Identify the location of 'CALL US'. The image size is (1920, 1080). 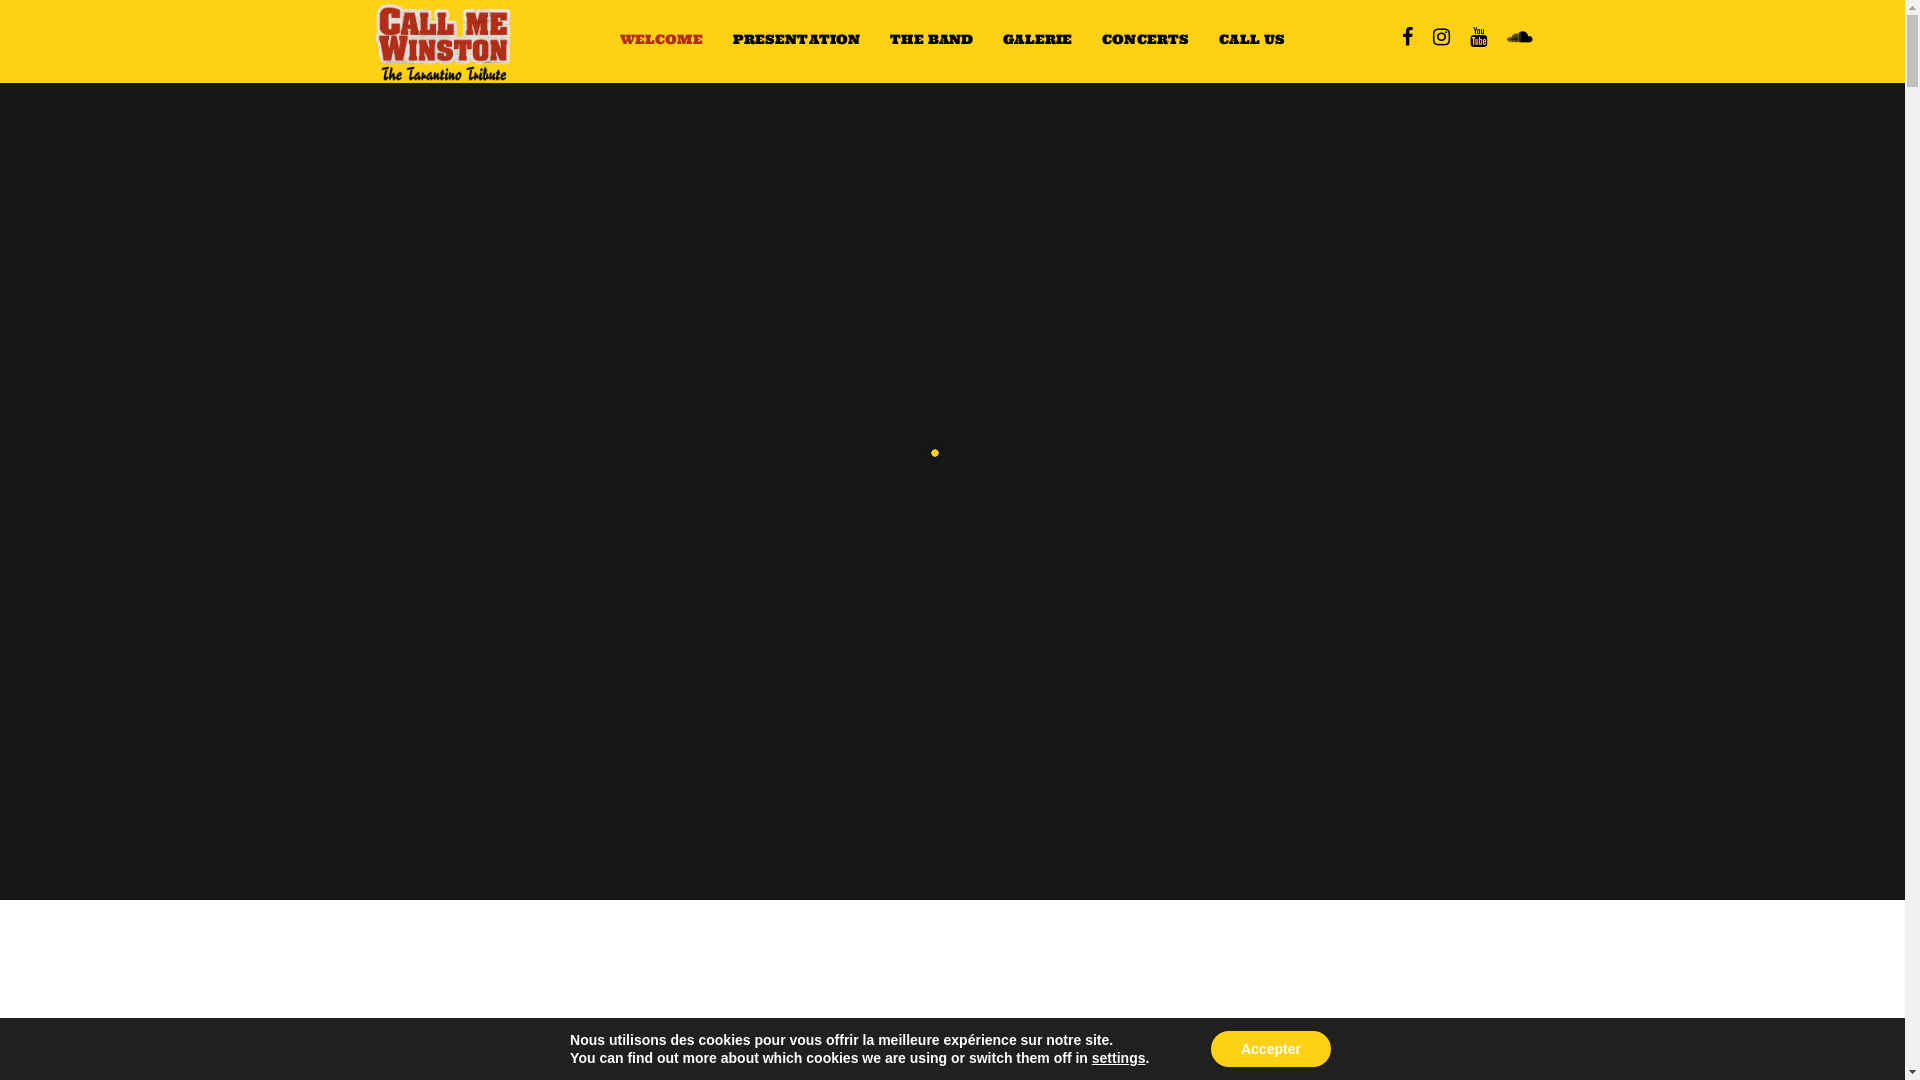
(1203, 39).